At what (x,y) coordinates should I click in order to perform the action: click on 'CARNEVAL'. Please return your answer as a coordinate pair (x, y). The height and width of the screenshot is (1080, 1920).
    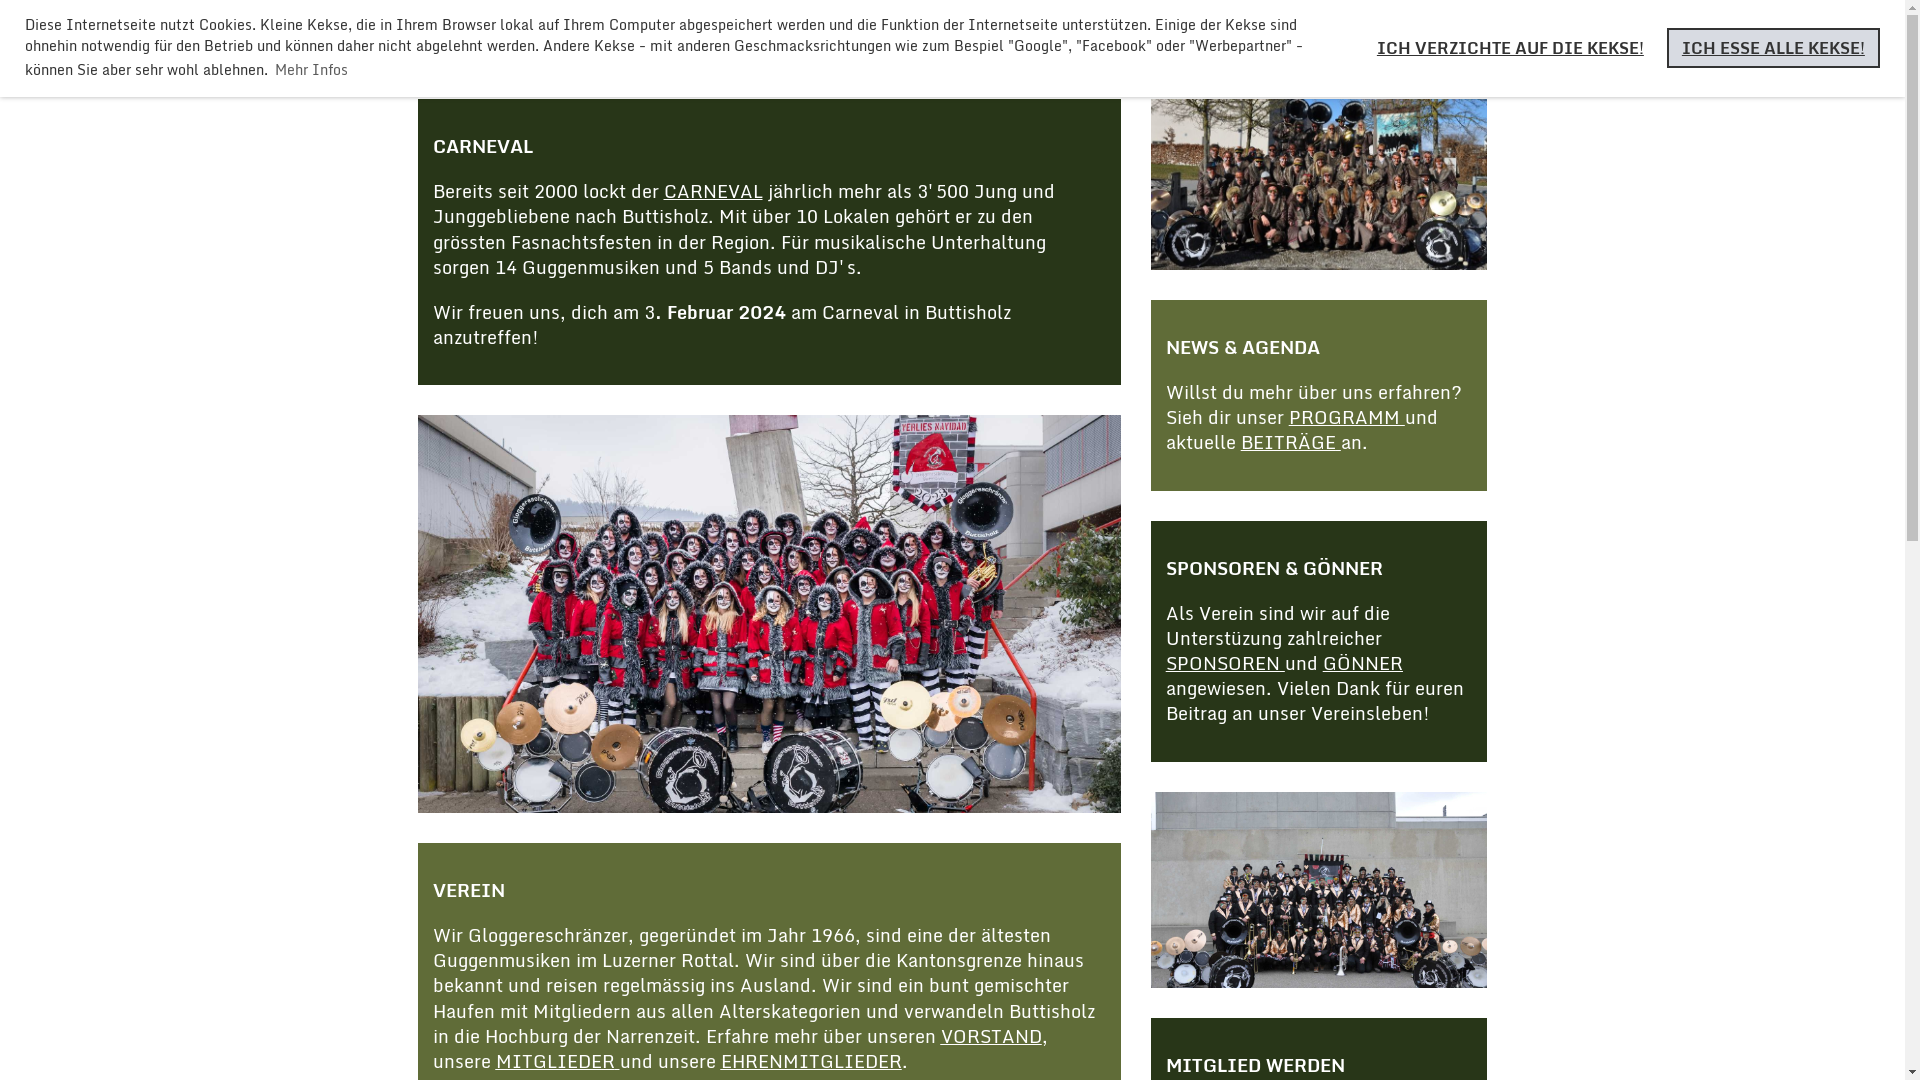
    Looking at the image, I should click on (713, 191).